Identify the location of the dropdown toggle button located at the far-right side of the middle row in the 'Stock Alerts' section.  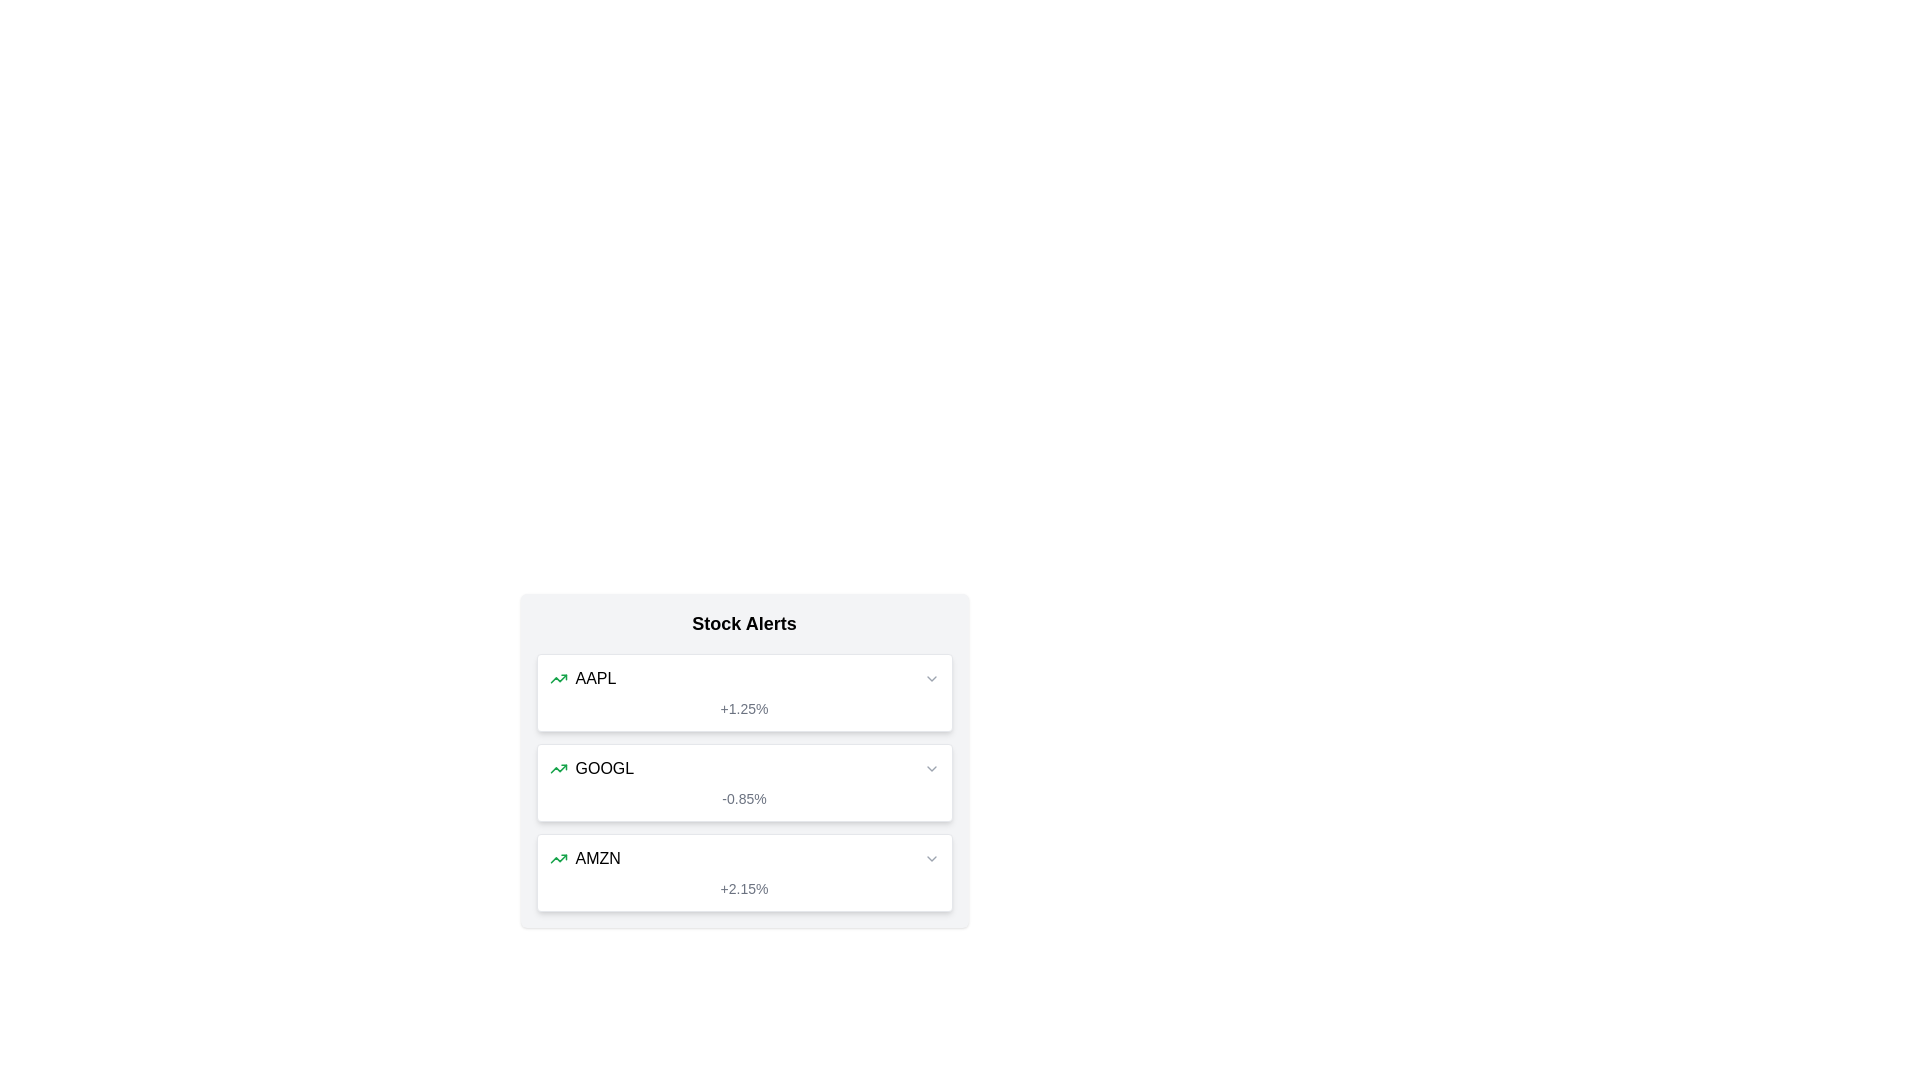
(930, 767).